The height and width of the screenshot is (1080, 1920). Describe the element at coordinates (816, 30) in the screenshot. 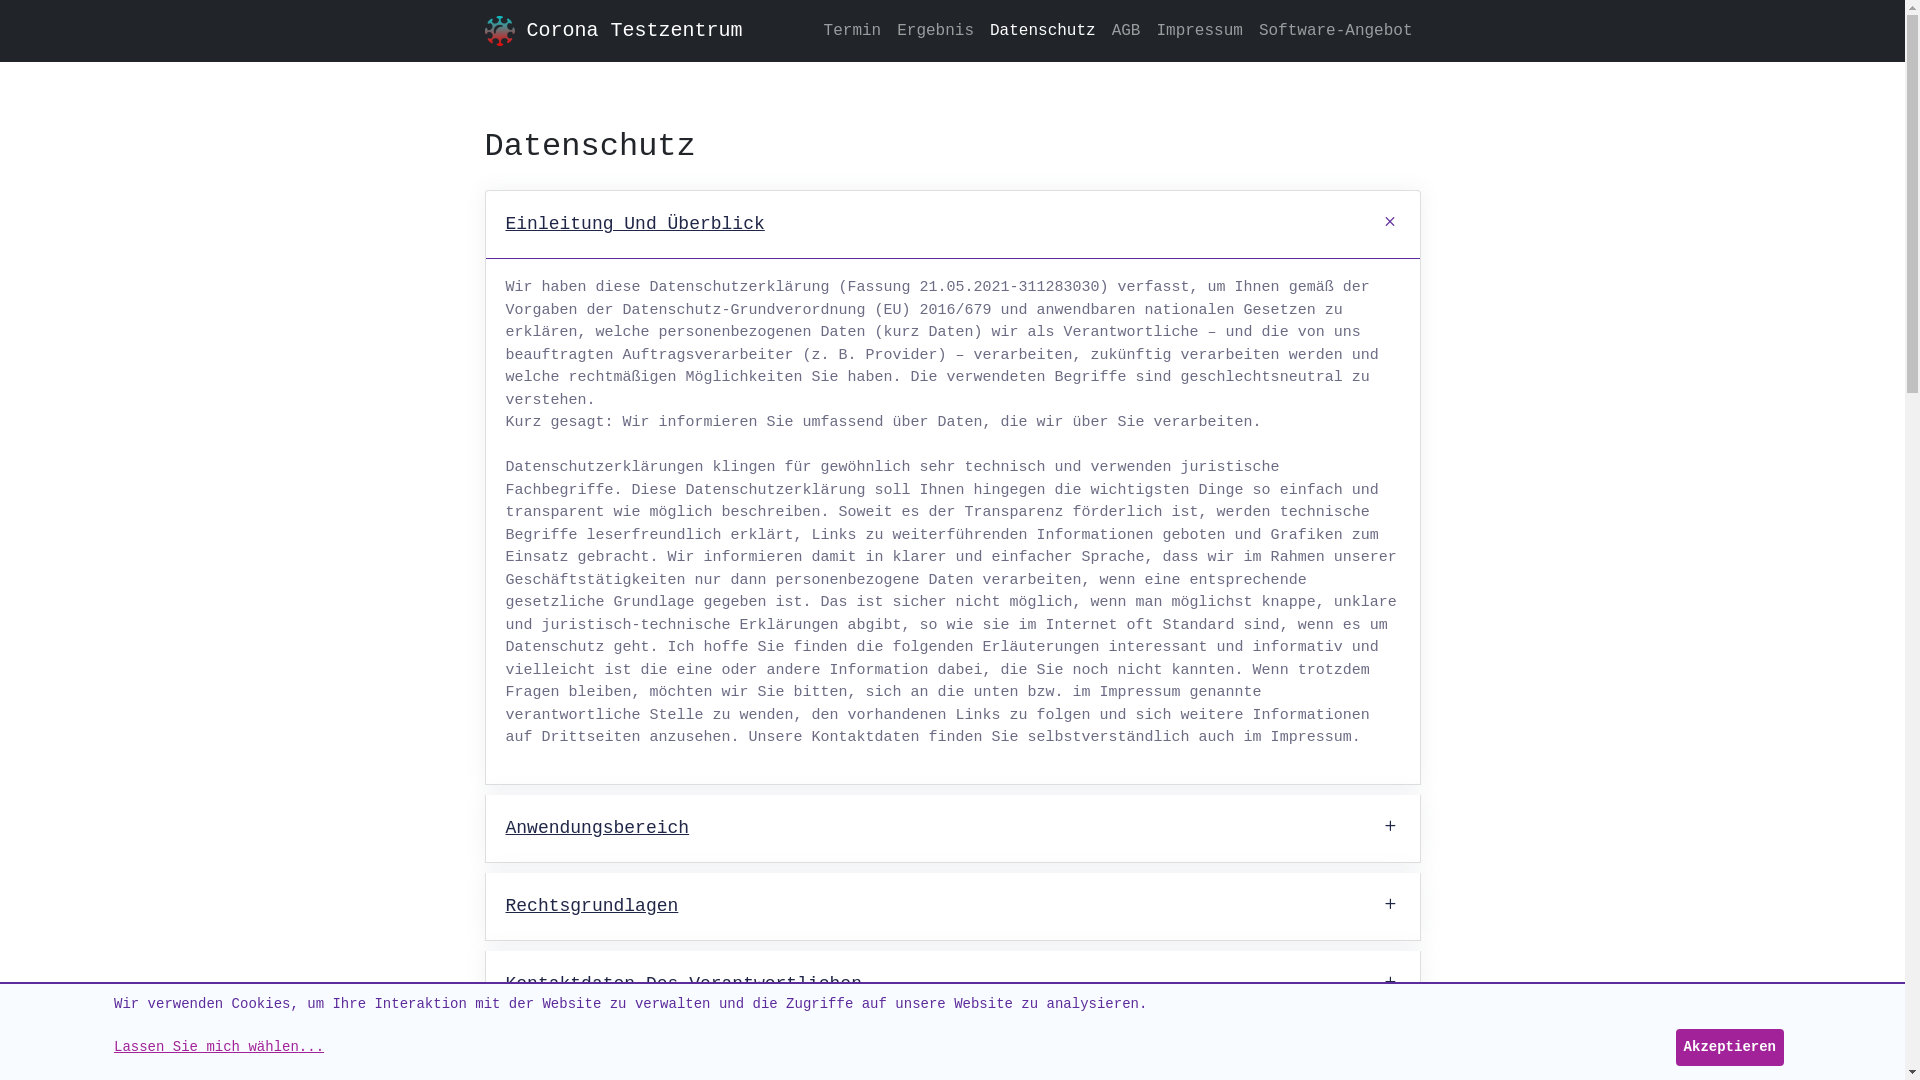

I see `'Termin'` at that location.